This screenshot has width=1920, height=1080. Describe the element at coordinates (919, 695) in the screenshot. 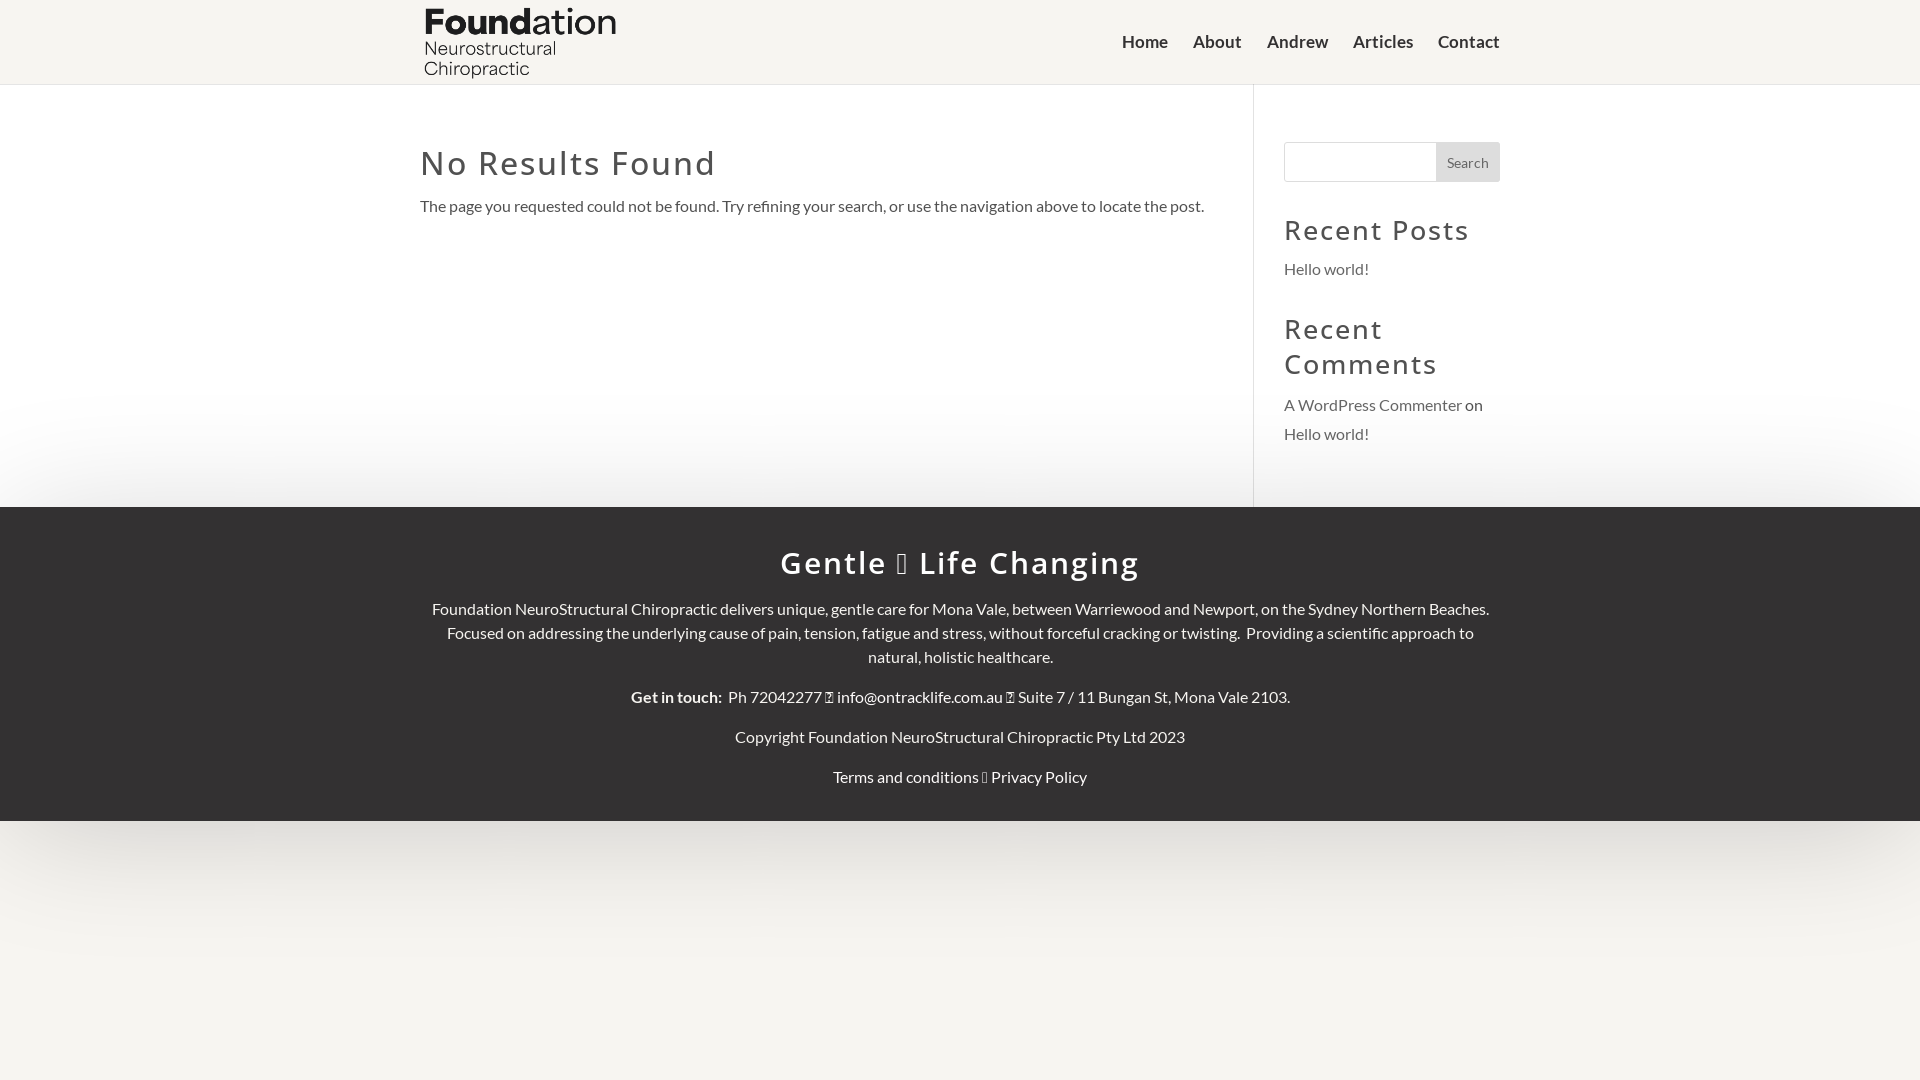

I see `'info@ontracklife.com.au'` at that location.